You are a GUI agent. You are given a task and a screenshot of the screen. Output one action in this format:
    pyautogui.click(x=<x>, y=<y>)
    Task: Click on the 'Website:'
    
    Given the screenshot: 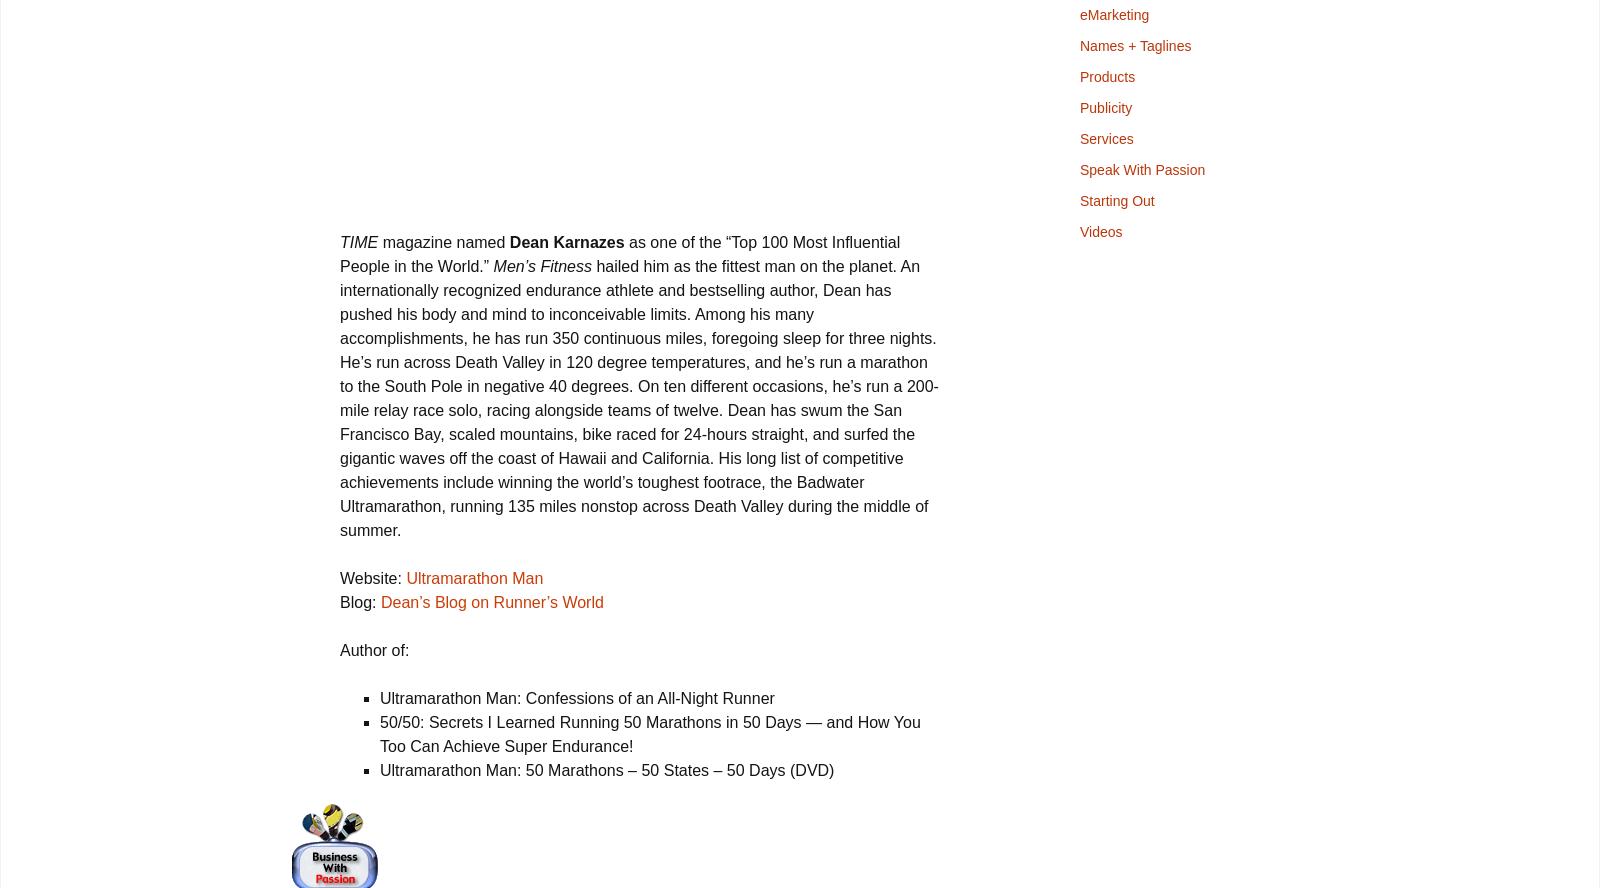 What is the action you would take?
    pyautogui.click(x=372, y=578)
    